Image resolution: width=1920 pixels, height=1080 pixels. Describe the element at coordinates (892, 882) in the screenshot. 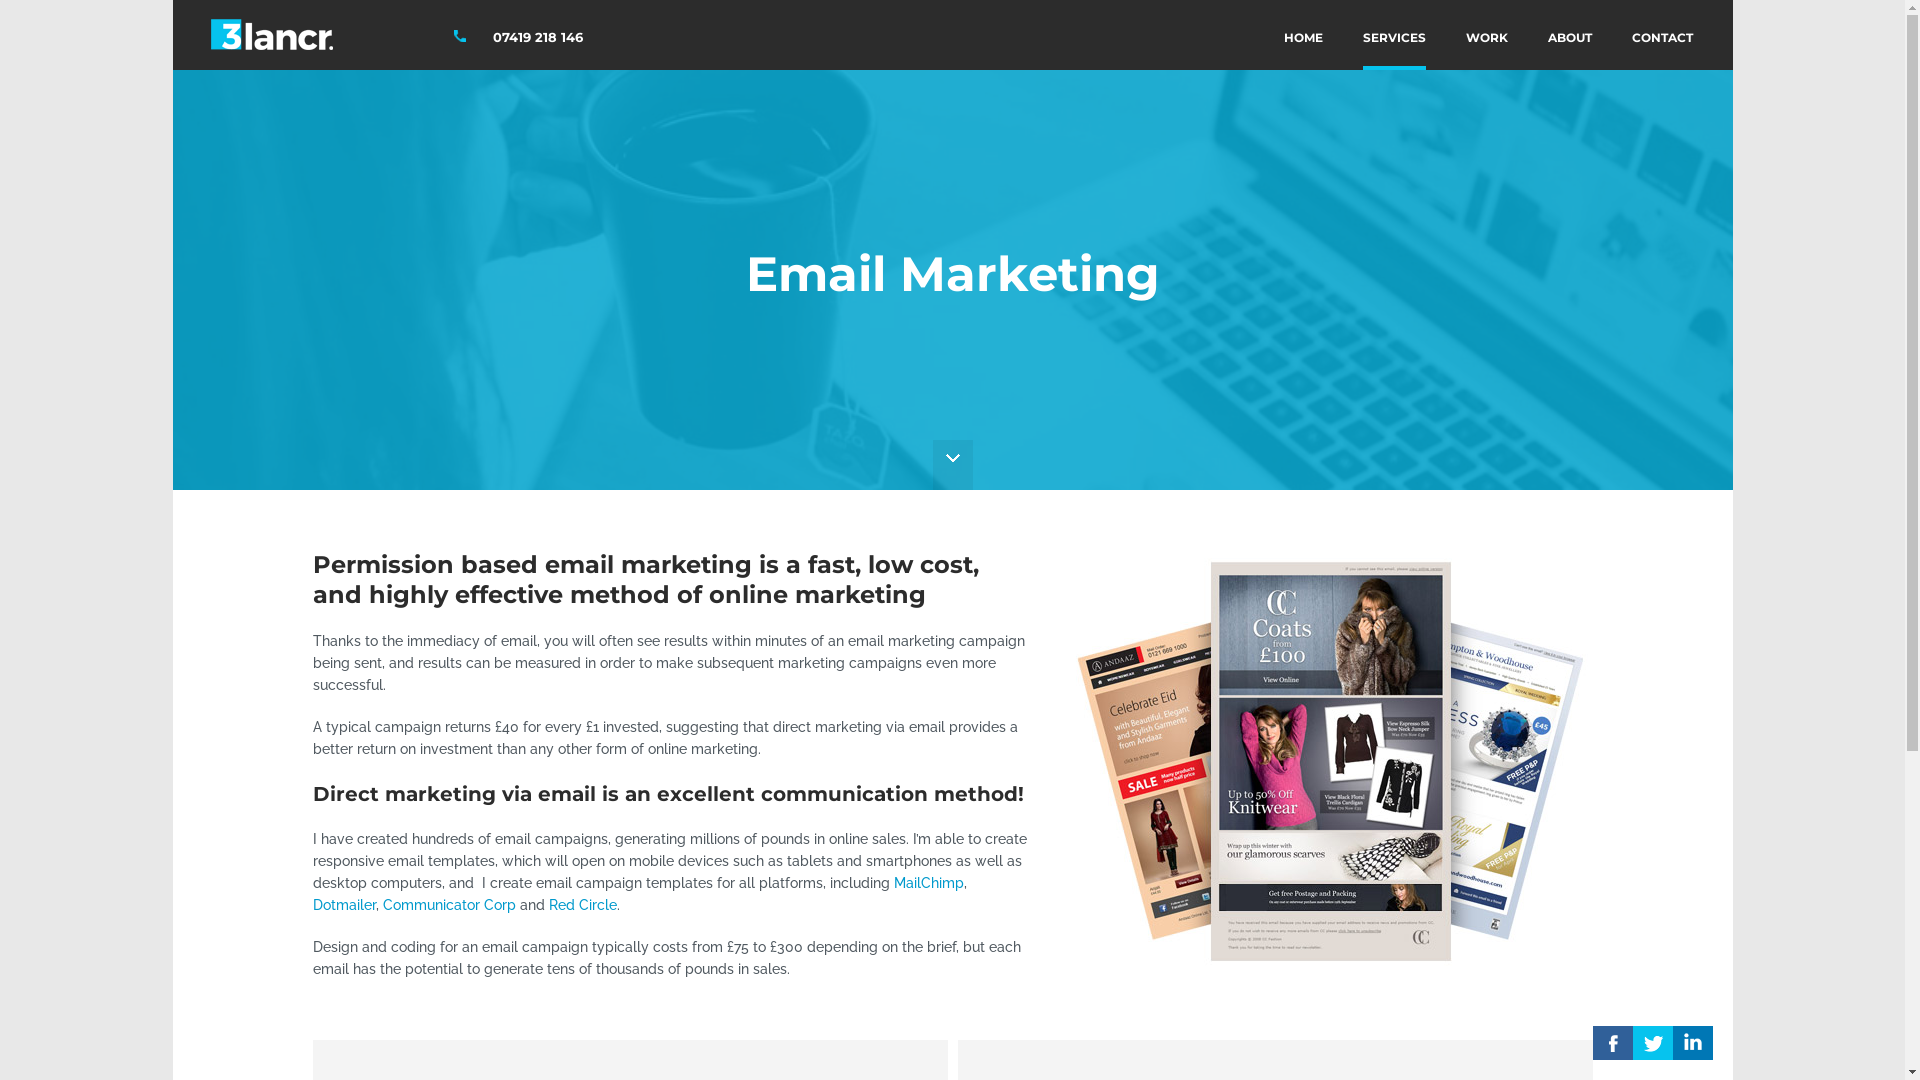

I see `'MailChimp'` at that location.